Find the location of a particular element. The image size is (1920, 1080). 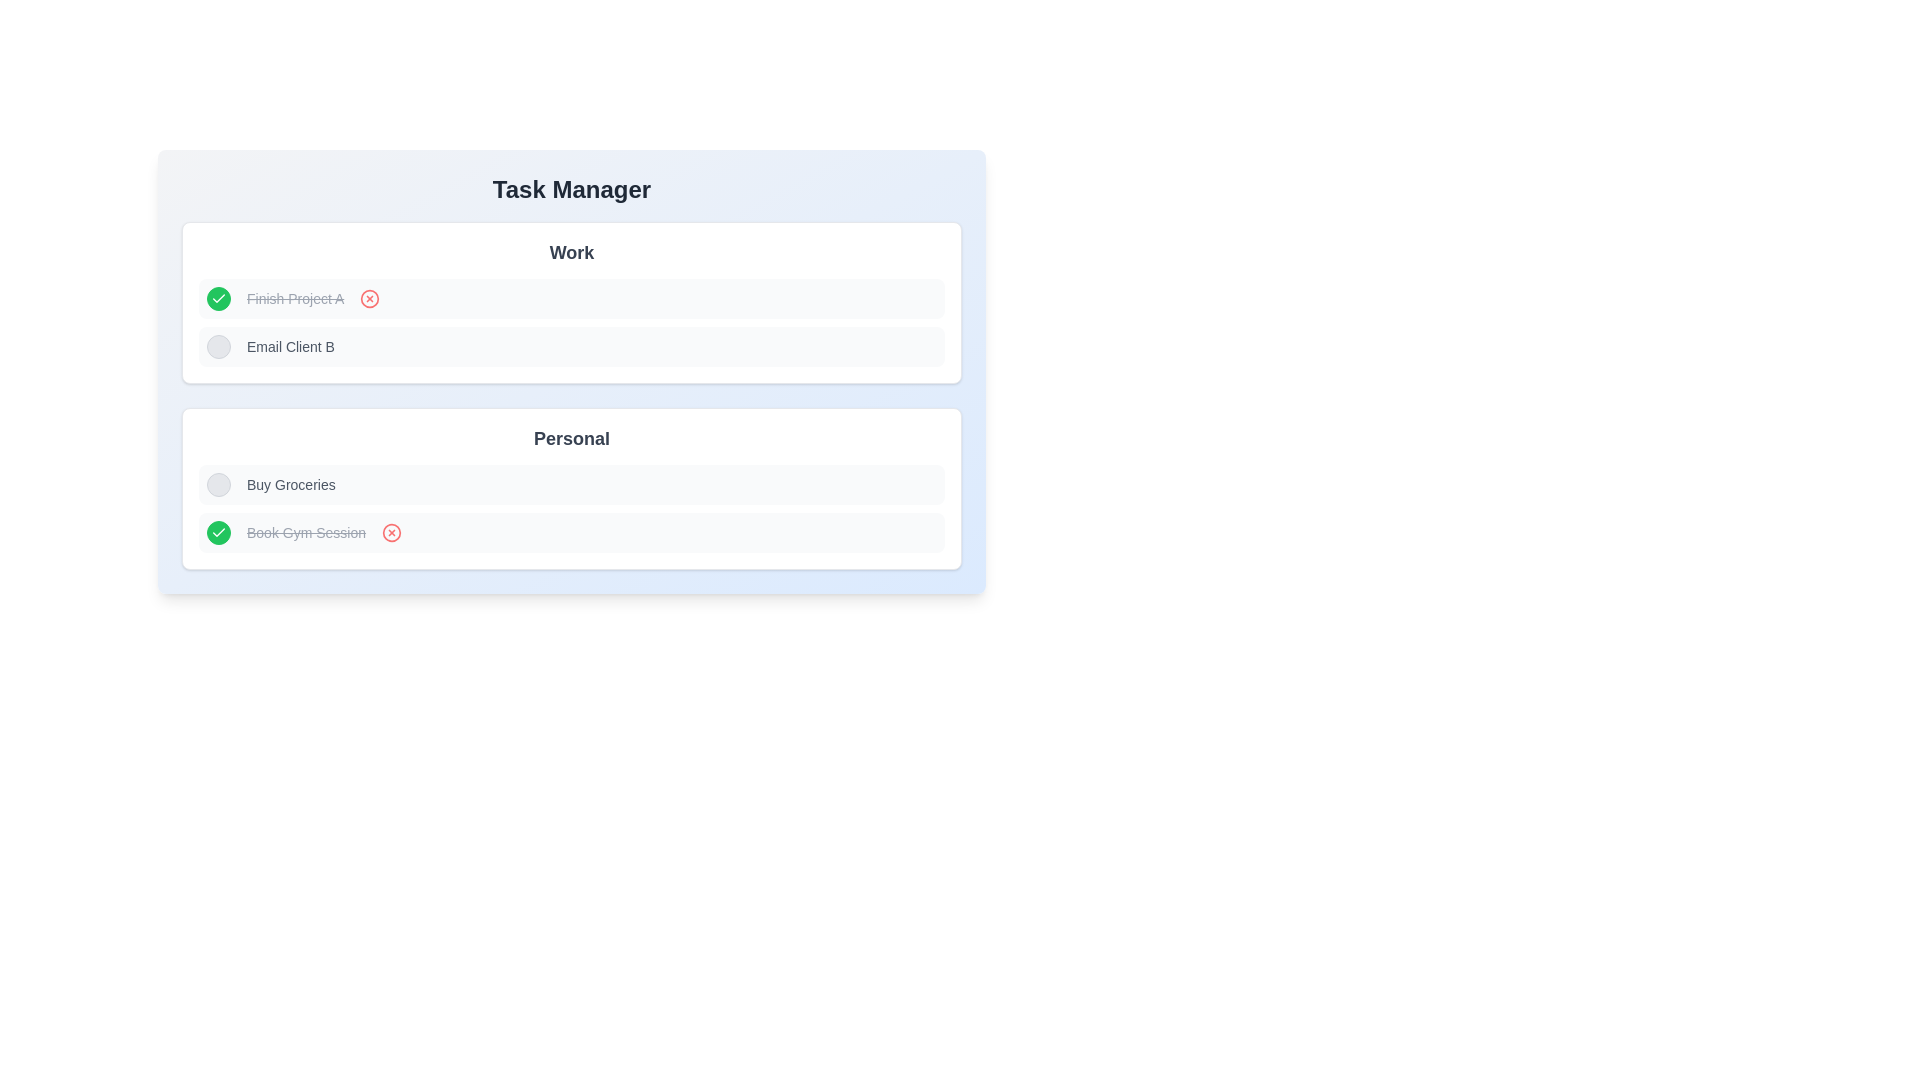

the static text label that reads 'Personal', which is styled in a large, bold gray font and serves as a section title for the tasks below is located at coordinates (570, 438).